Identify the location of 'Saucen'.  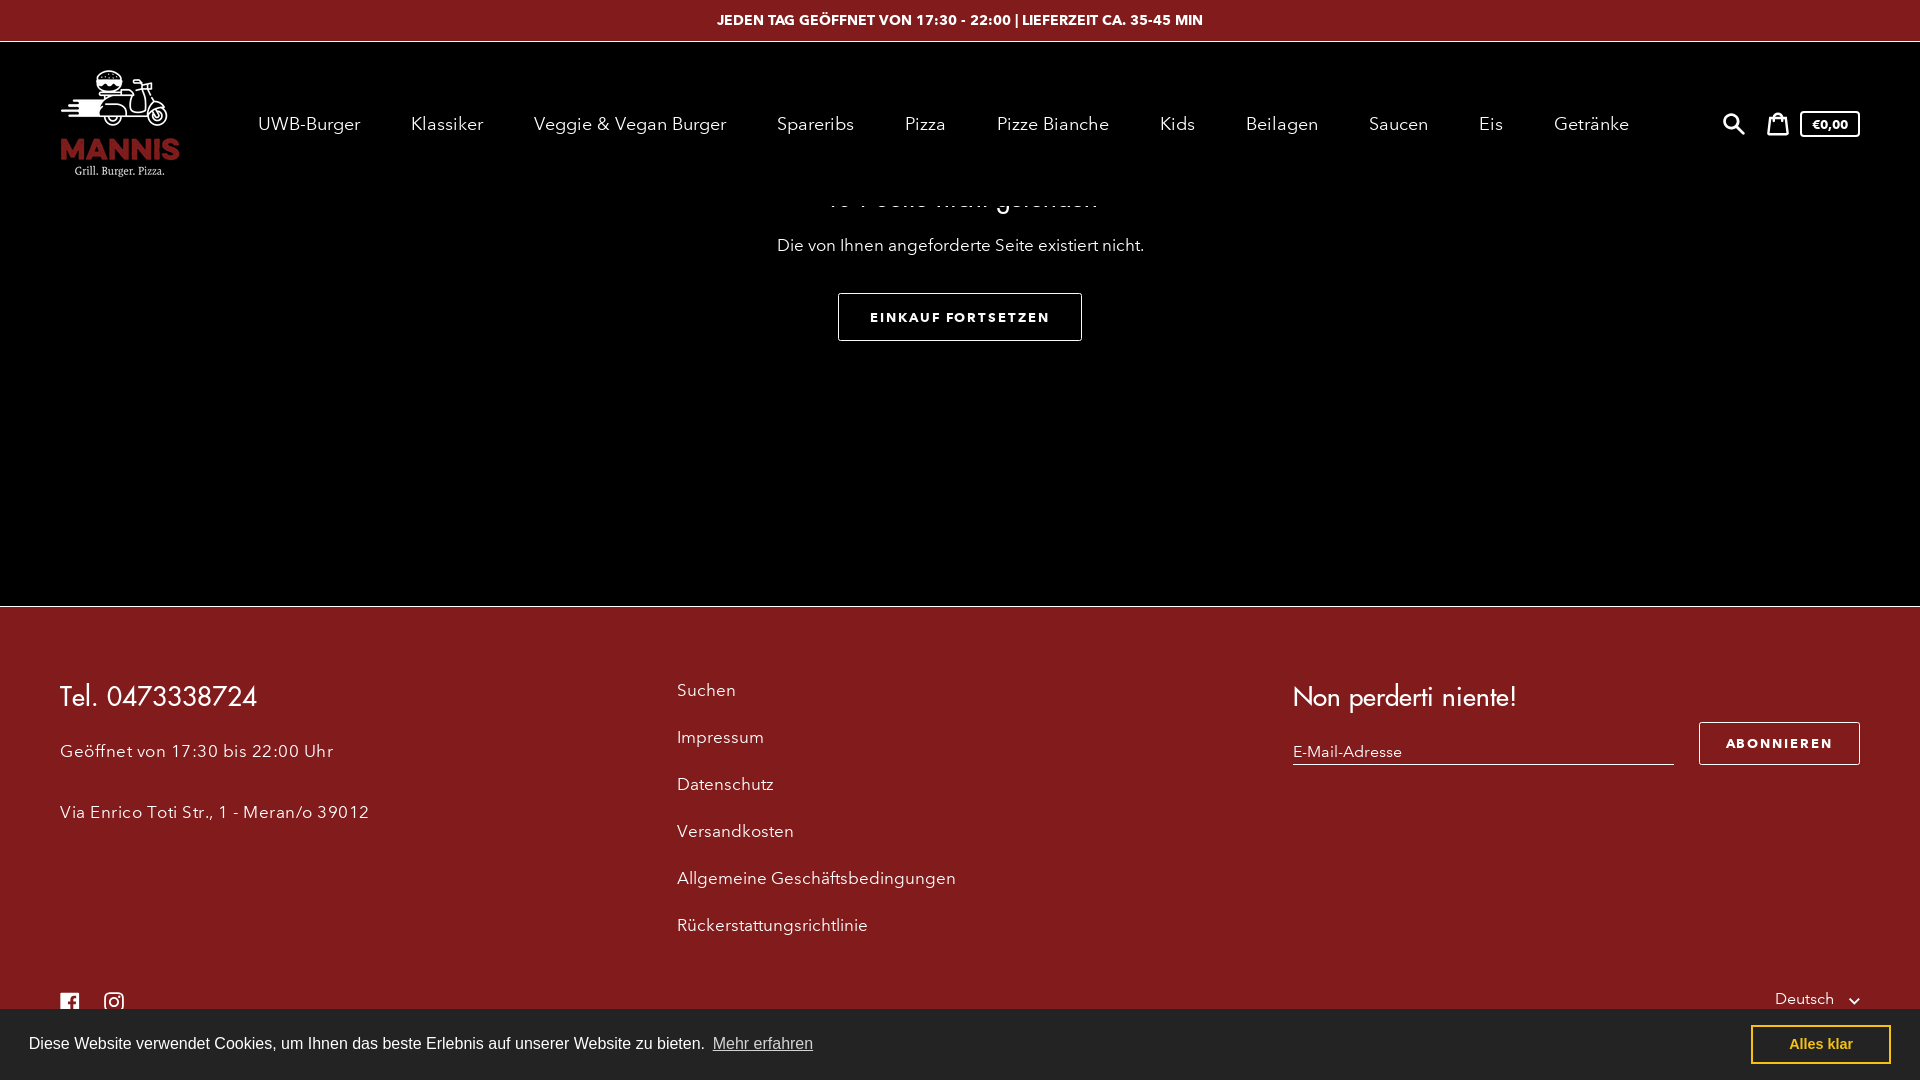
(1400, 123).